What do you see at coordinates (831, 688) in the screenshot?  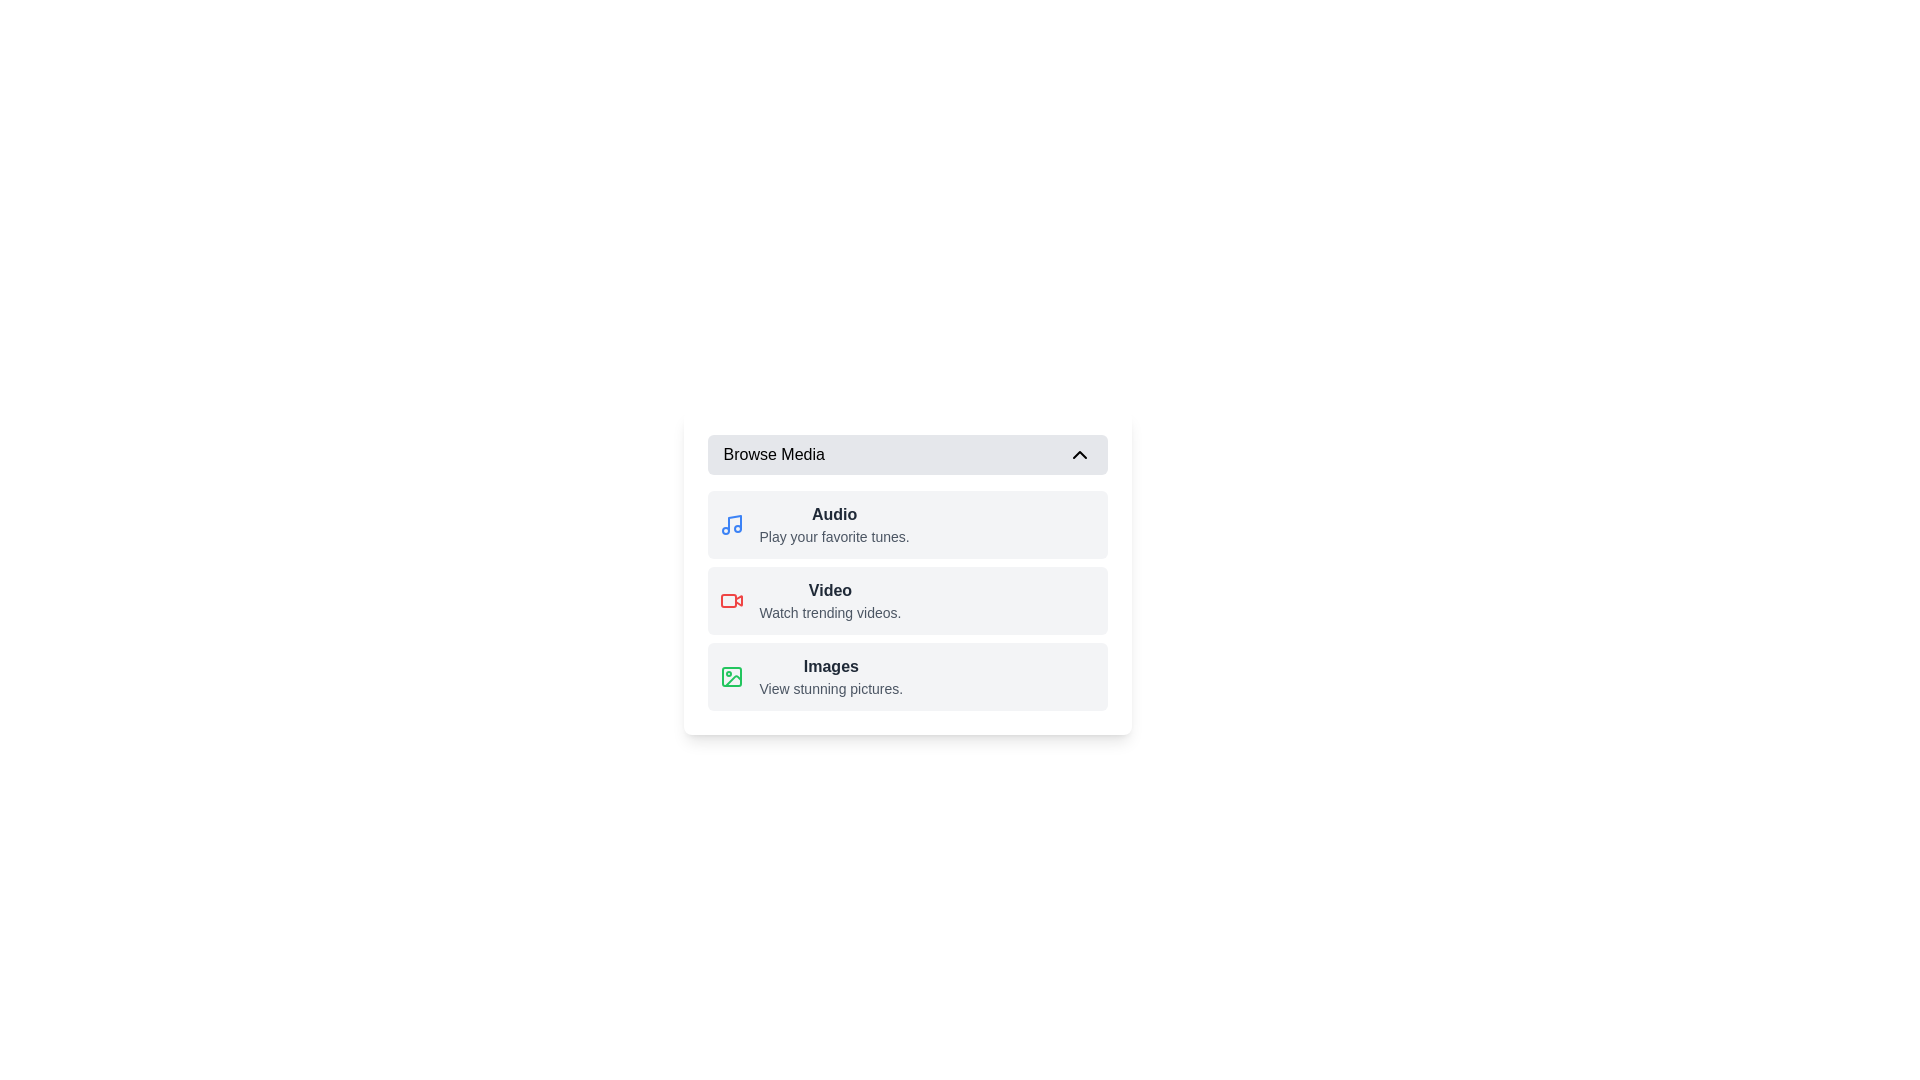 I see `the text block that displays 'View stunning pictures.' located directly under the title 'Images' in the media browsing section` at bounding box center [831, 688].